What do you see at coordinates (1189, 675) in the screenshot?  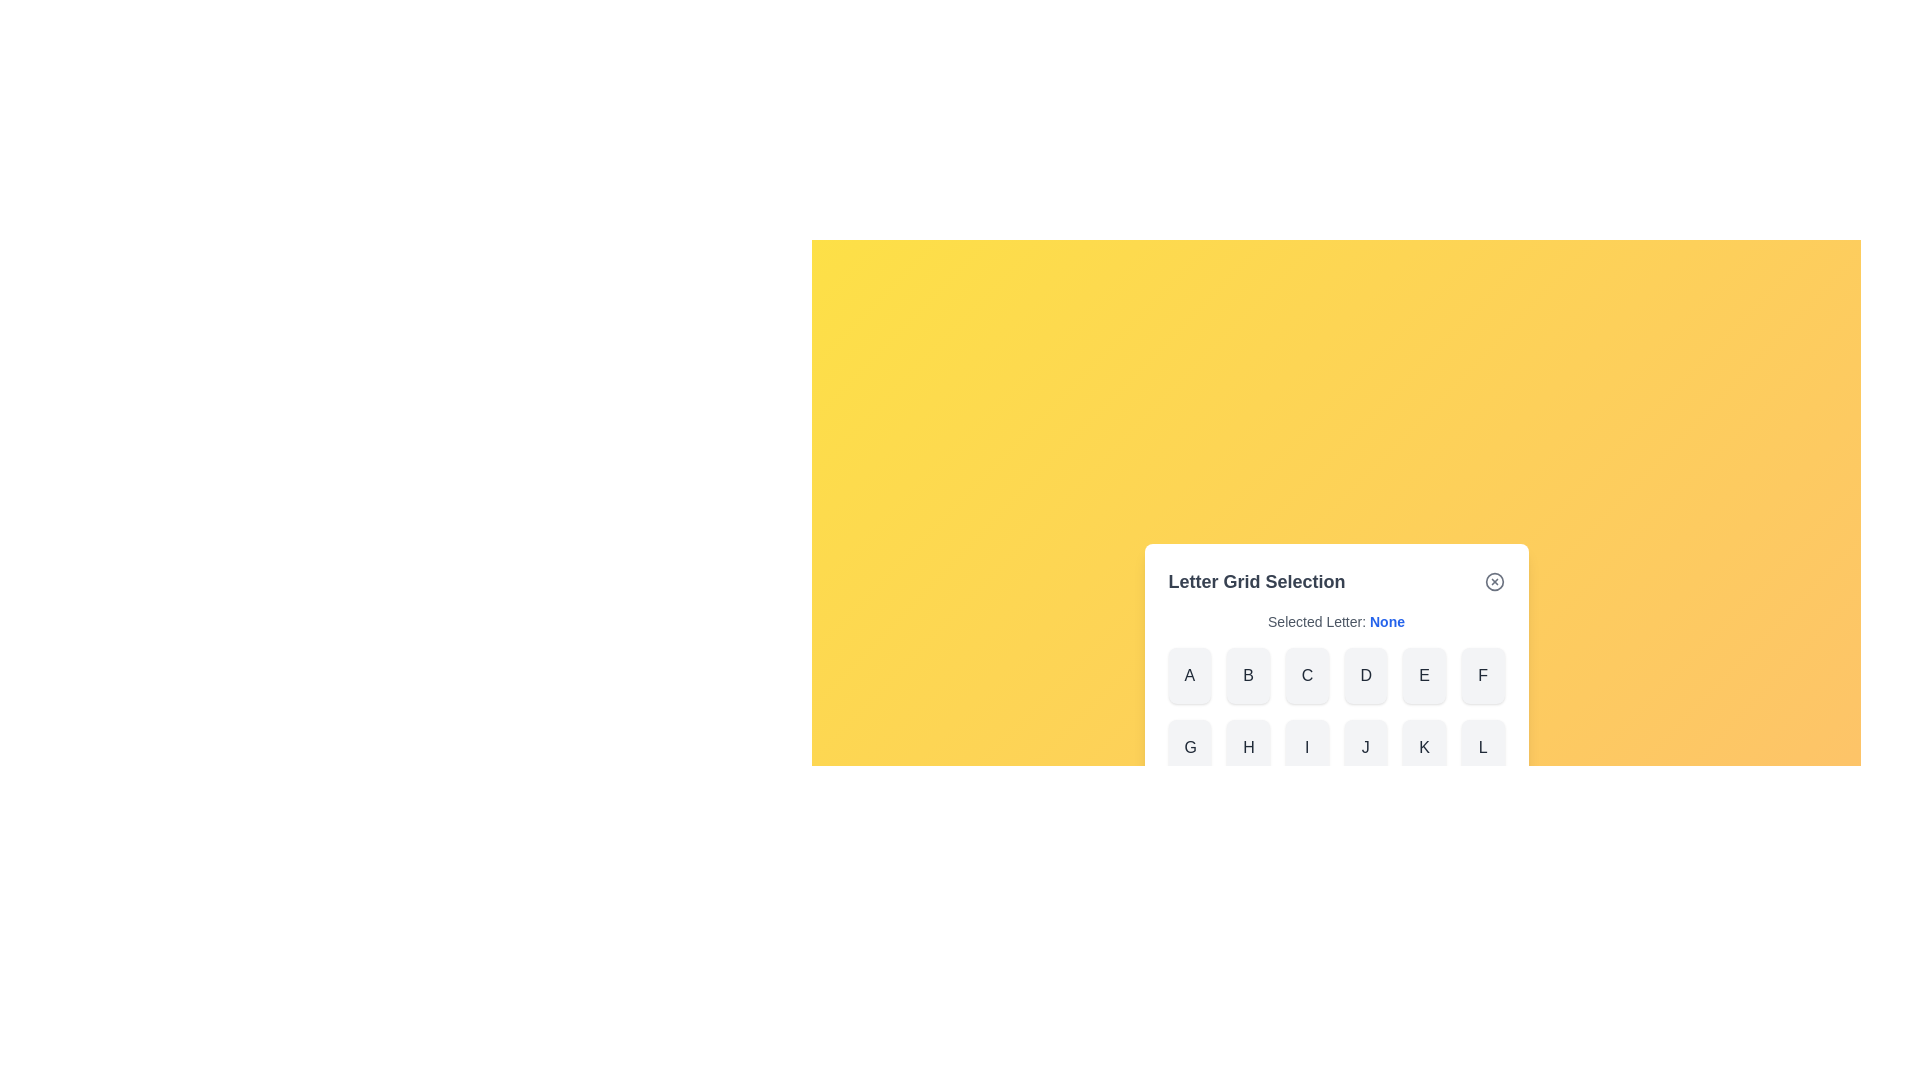 I see `the letter A from the grid` at bounding box center [1189, 675].